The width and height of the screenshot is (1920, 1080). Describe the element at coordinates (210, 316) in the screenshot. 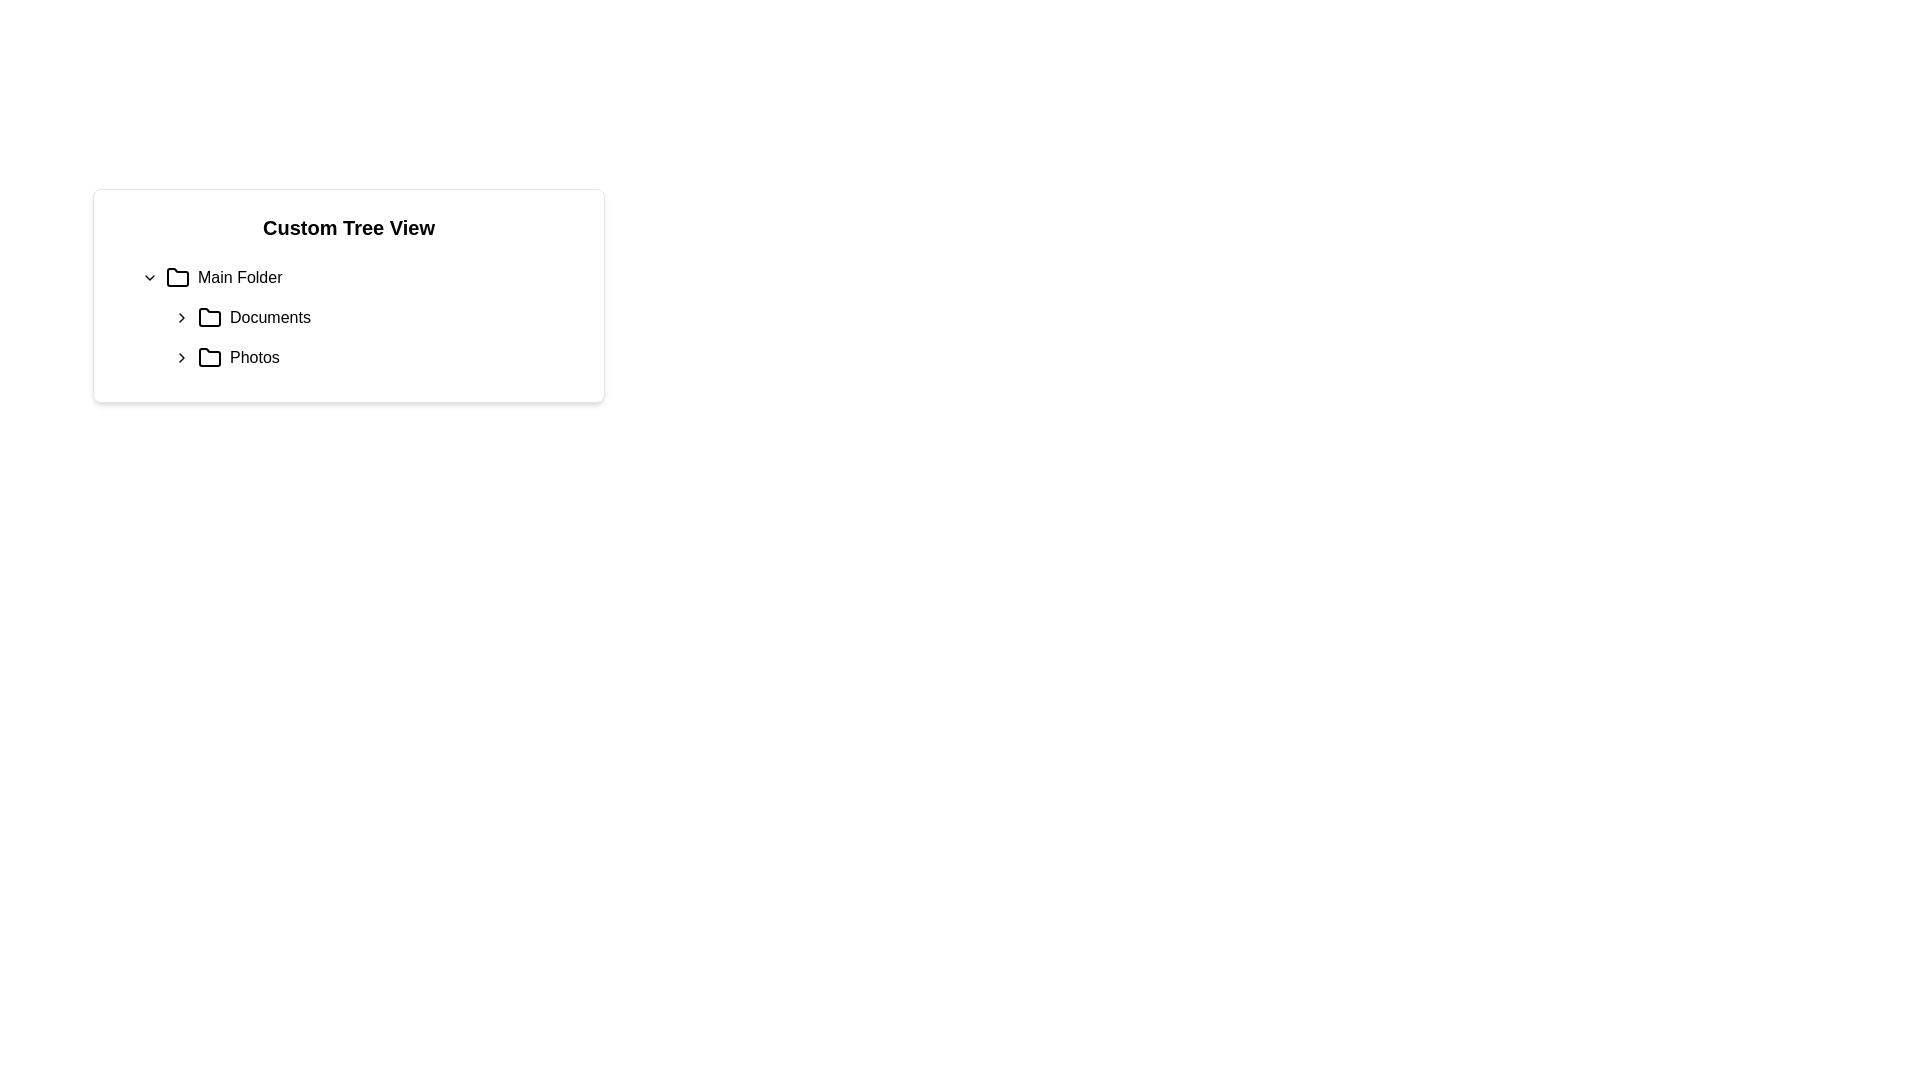

I see `the outlined folder icon located to the left of the 'Documents' text in the vertical list of file-related items` at that location.